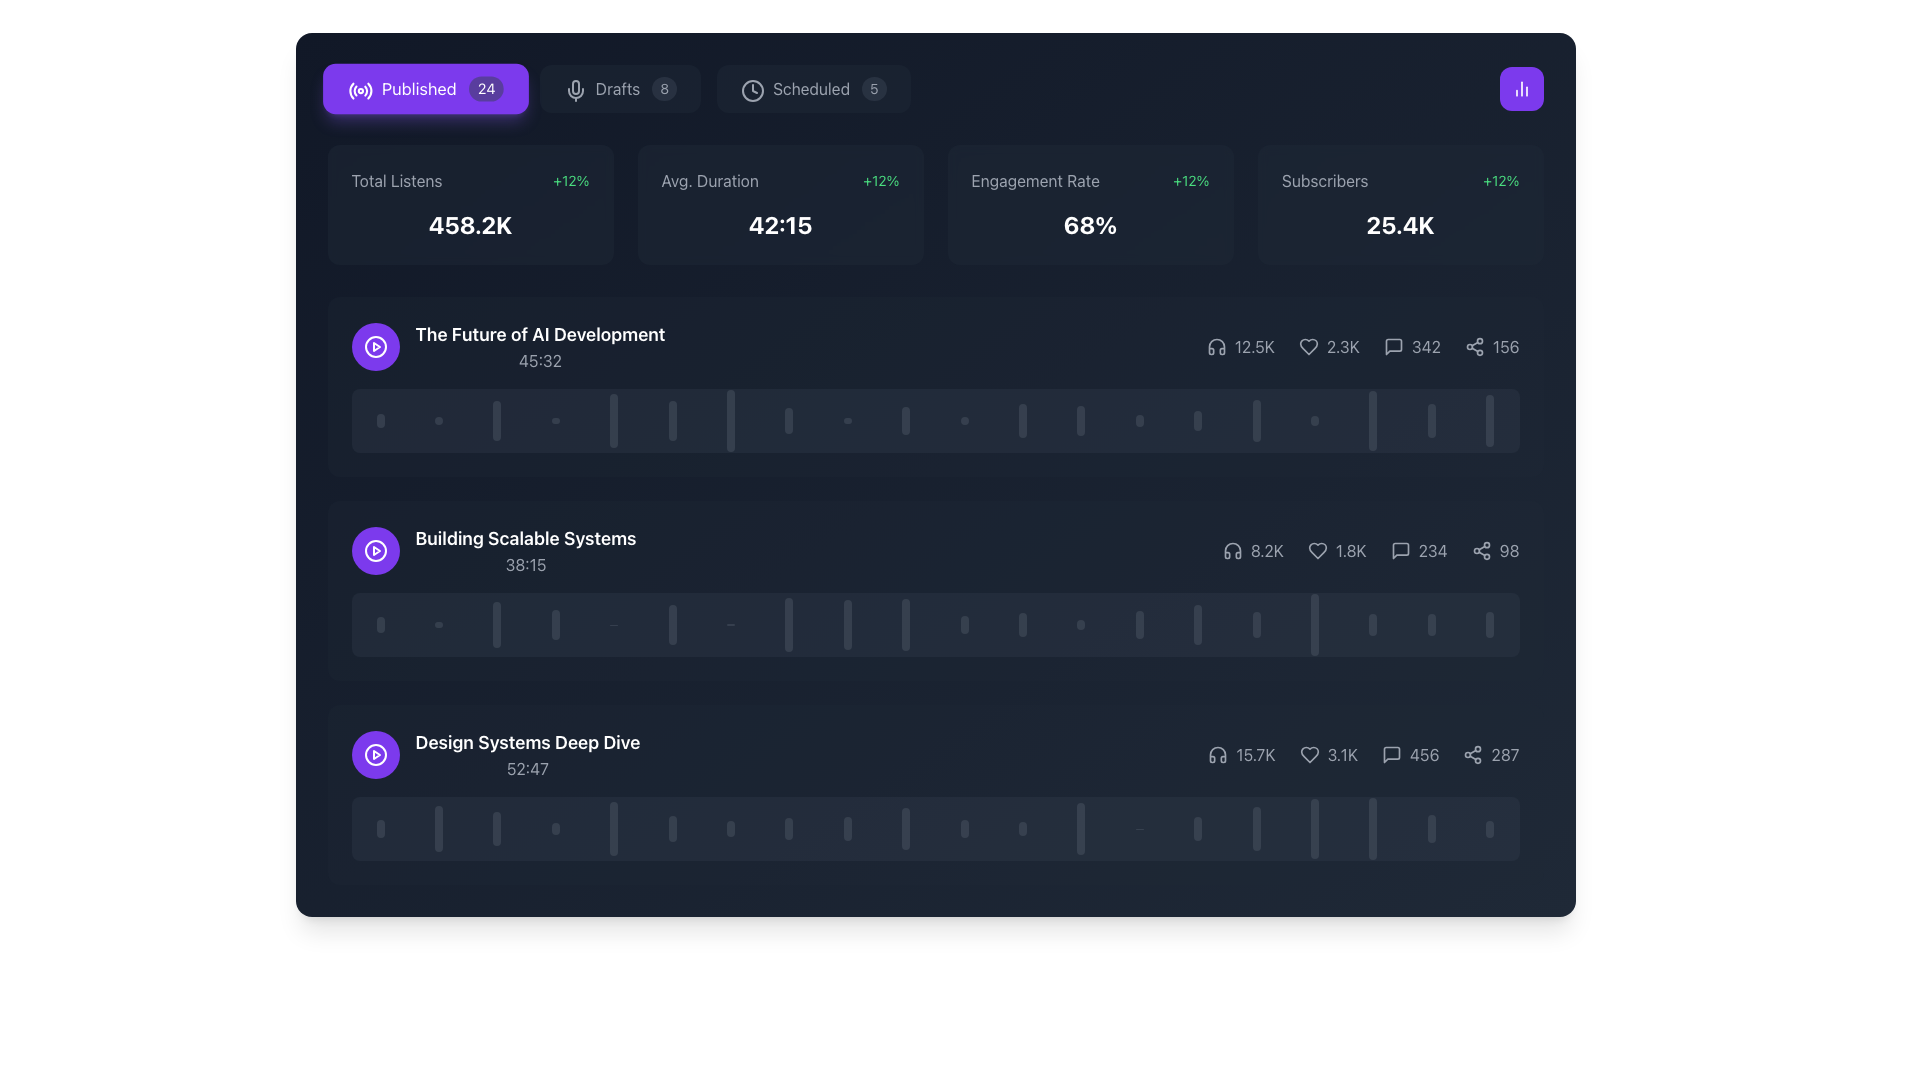 The height and width of the screenshot is (1080, 1920). Describe the element at coordinates (380, 419) in the screenshot. I see `the first visual indicator in the vertical set, located to the left of the horizontal bar titled 'The Future of AI Development'` at that location.